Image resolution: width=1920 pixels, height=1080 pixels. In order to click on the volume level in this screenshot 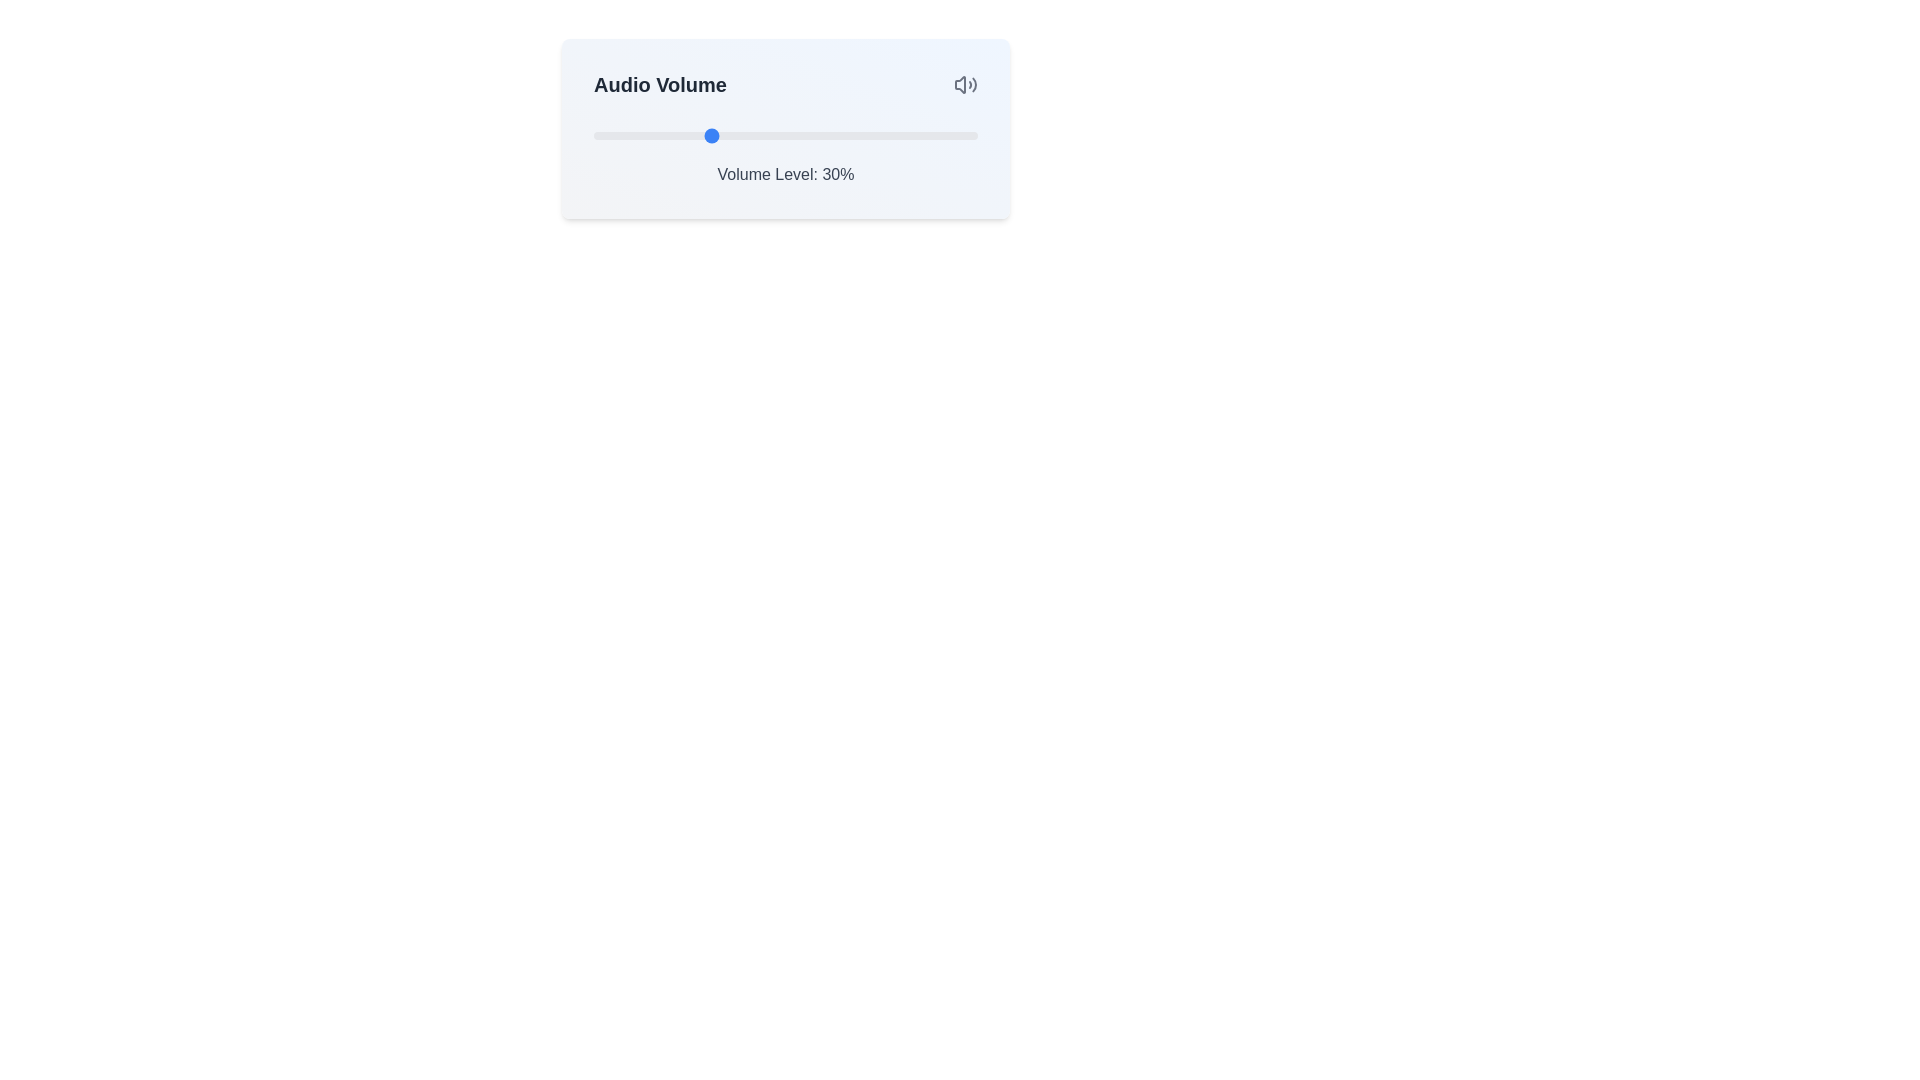, I will do `click(839, 135)`.